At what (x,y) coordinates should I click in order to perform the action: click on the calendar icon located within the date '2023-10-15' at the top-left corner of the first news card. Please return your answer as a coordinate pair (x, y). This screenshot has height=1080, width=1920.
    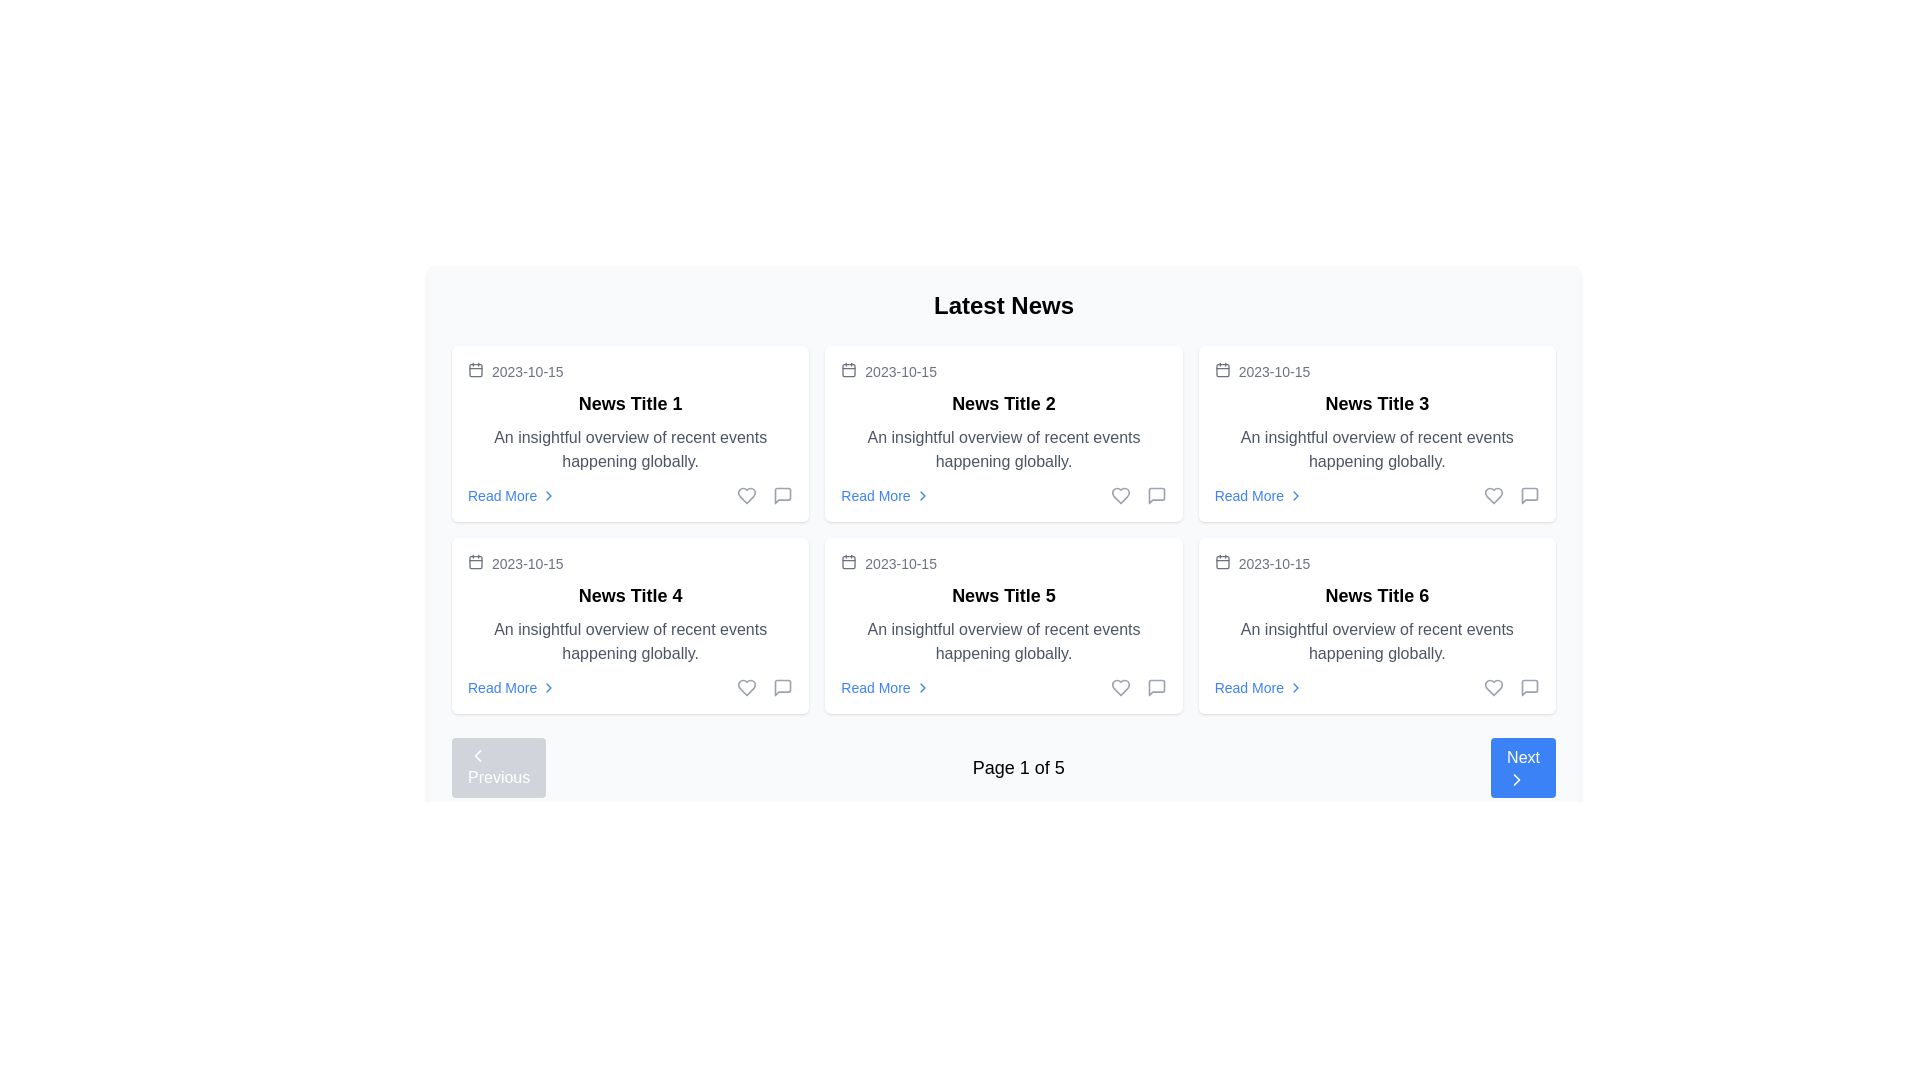
    Looking at the image, I should click on (474, 370).